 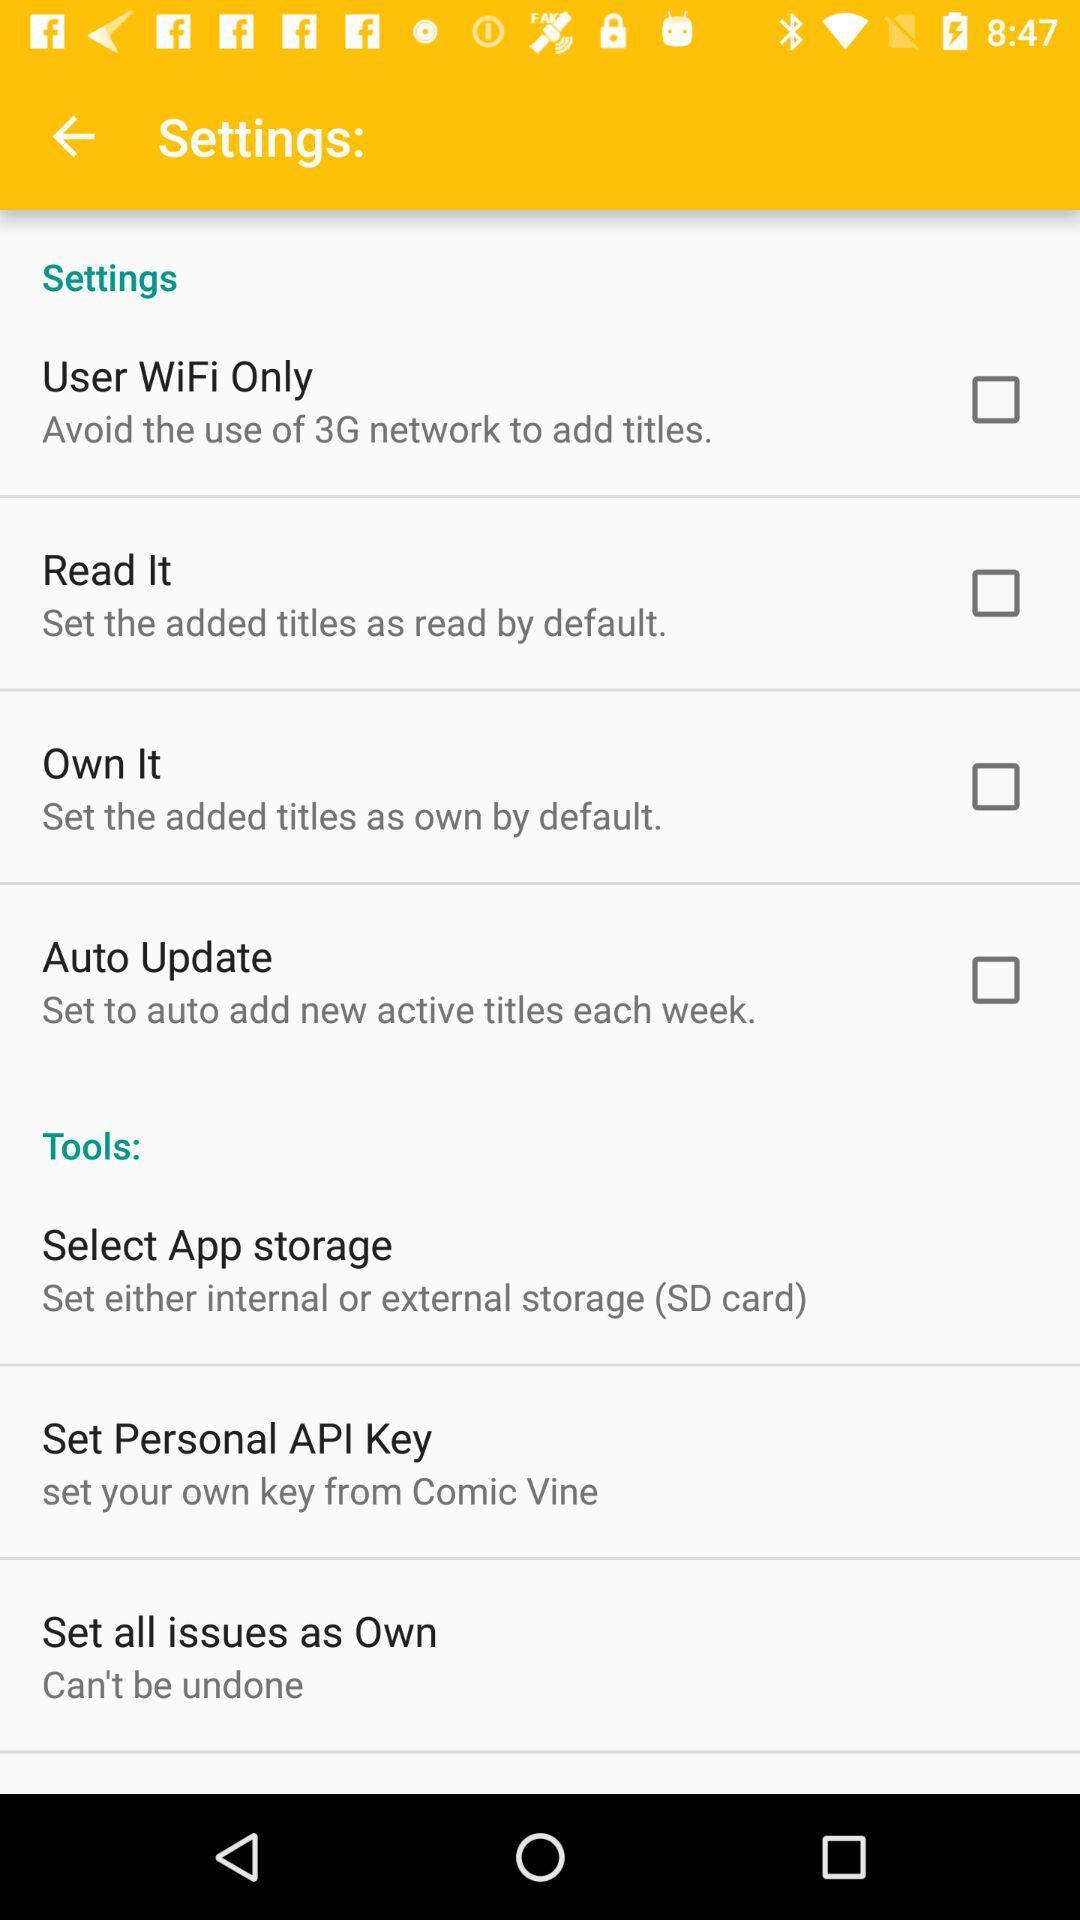 What do you see at coordinates (171, 1682) in the screenshot?
I see `can t be item` at bounding box center [171, 1682].